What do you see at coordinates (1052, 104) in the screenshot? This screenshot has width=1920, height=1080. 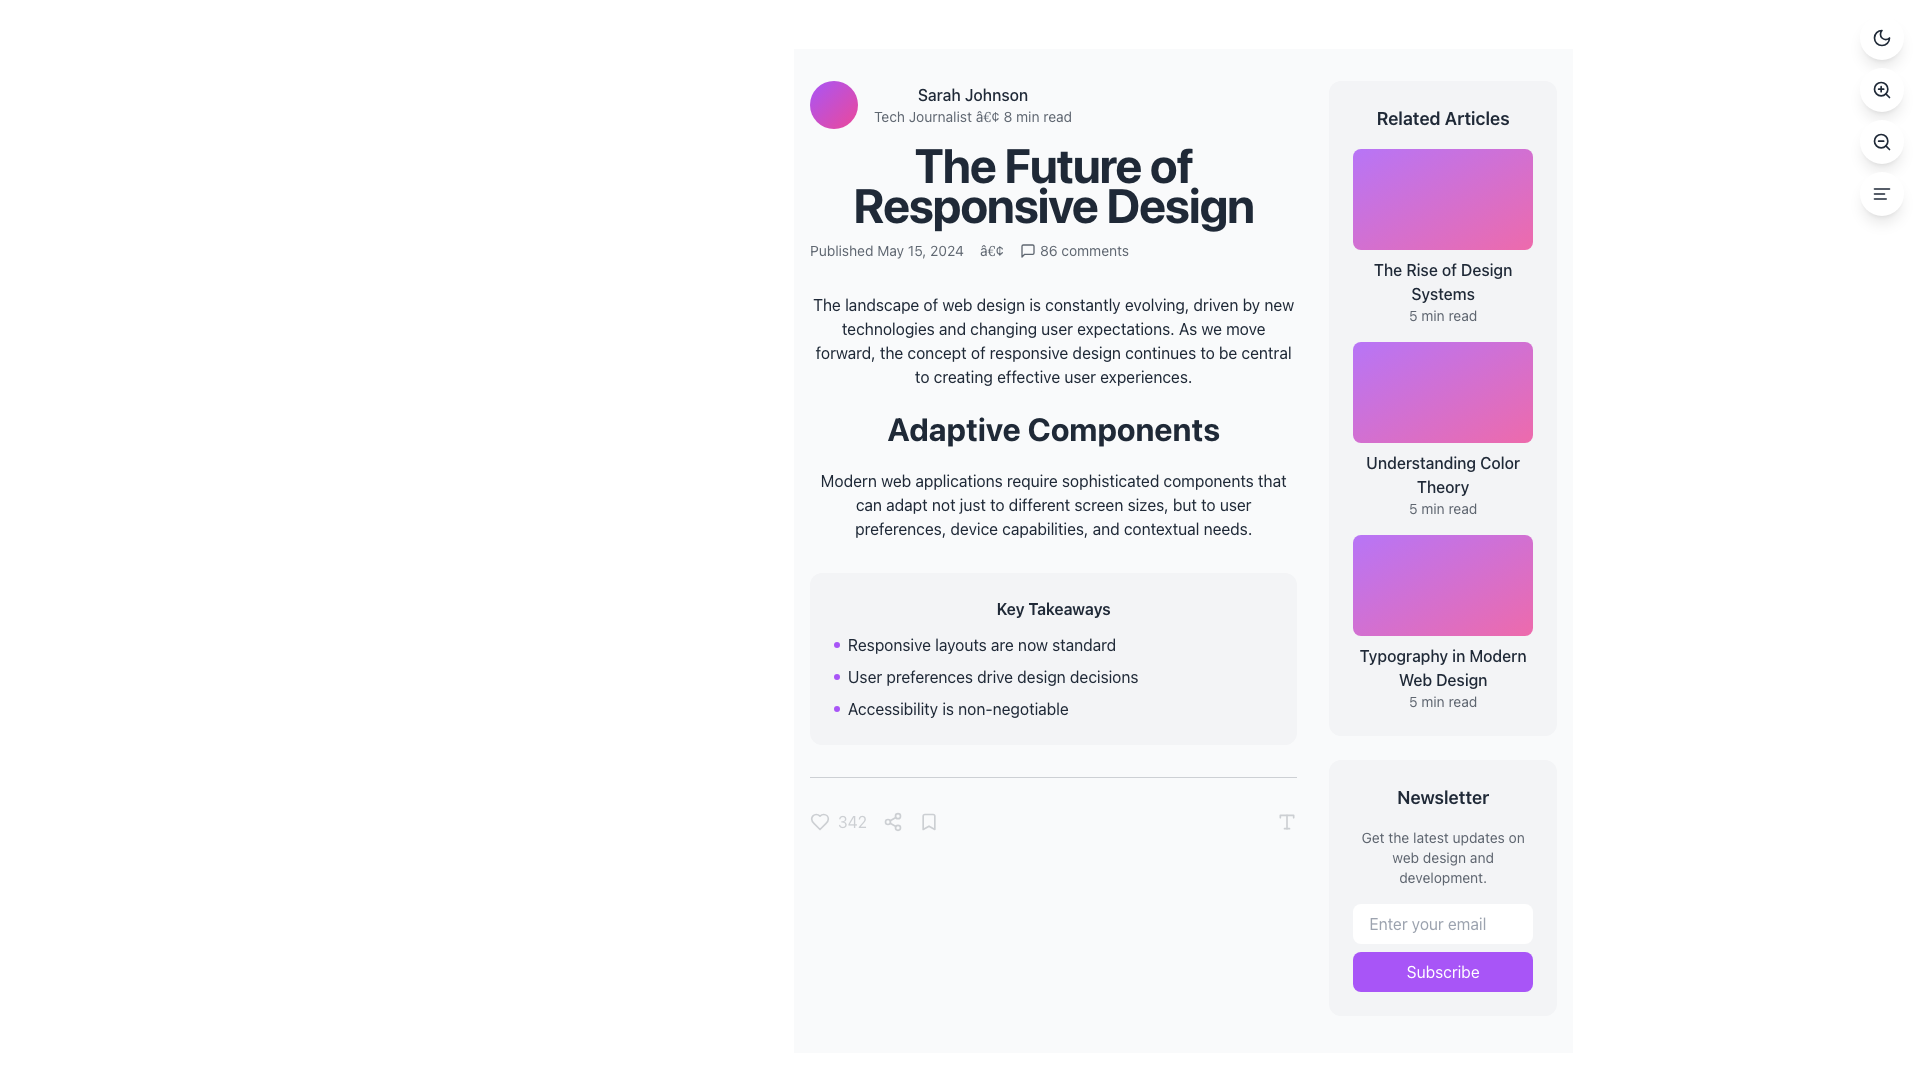 I see `the first composite component consisting of an avatar and text-based labels, which features a circular gradient avatar and the name 'Sarah Johnson' with the subtitle 'Tech Journalist • 8 min read'` at bounding box center [1052, 104].